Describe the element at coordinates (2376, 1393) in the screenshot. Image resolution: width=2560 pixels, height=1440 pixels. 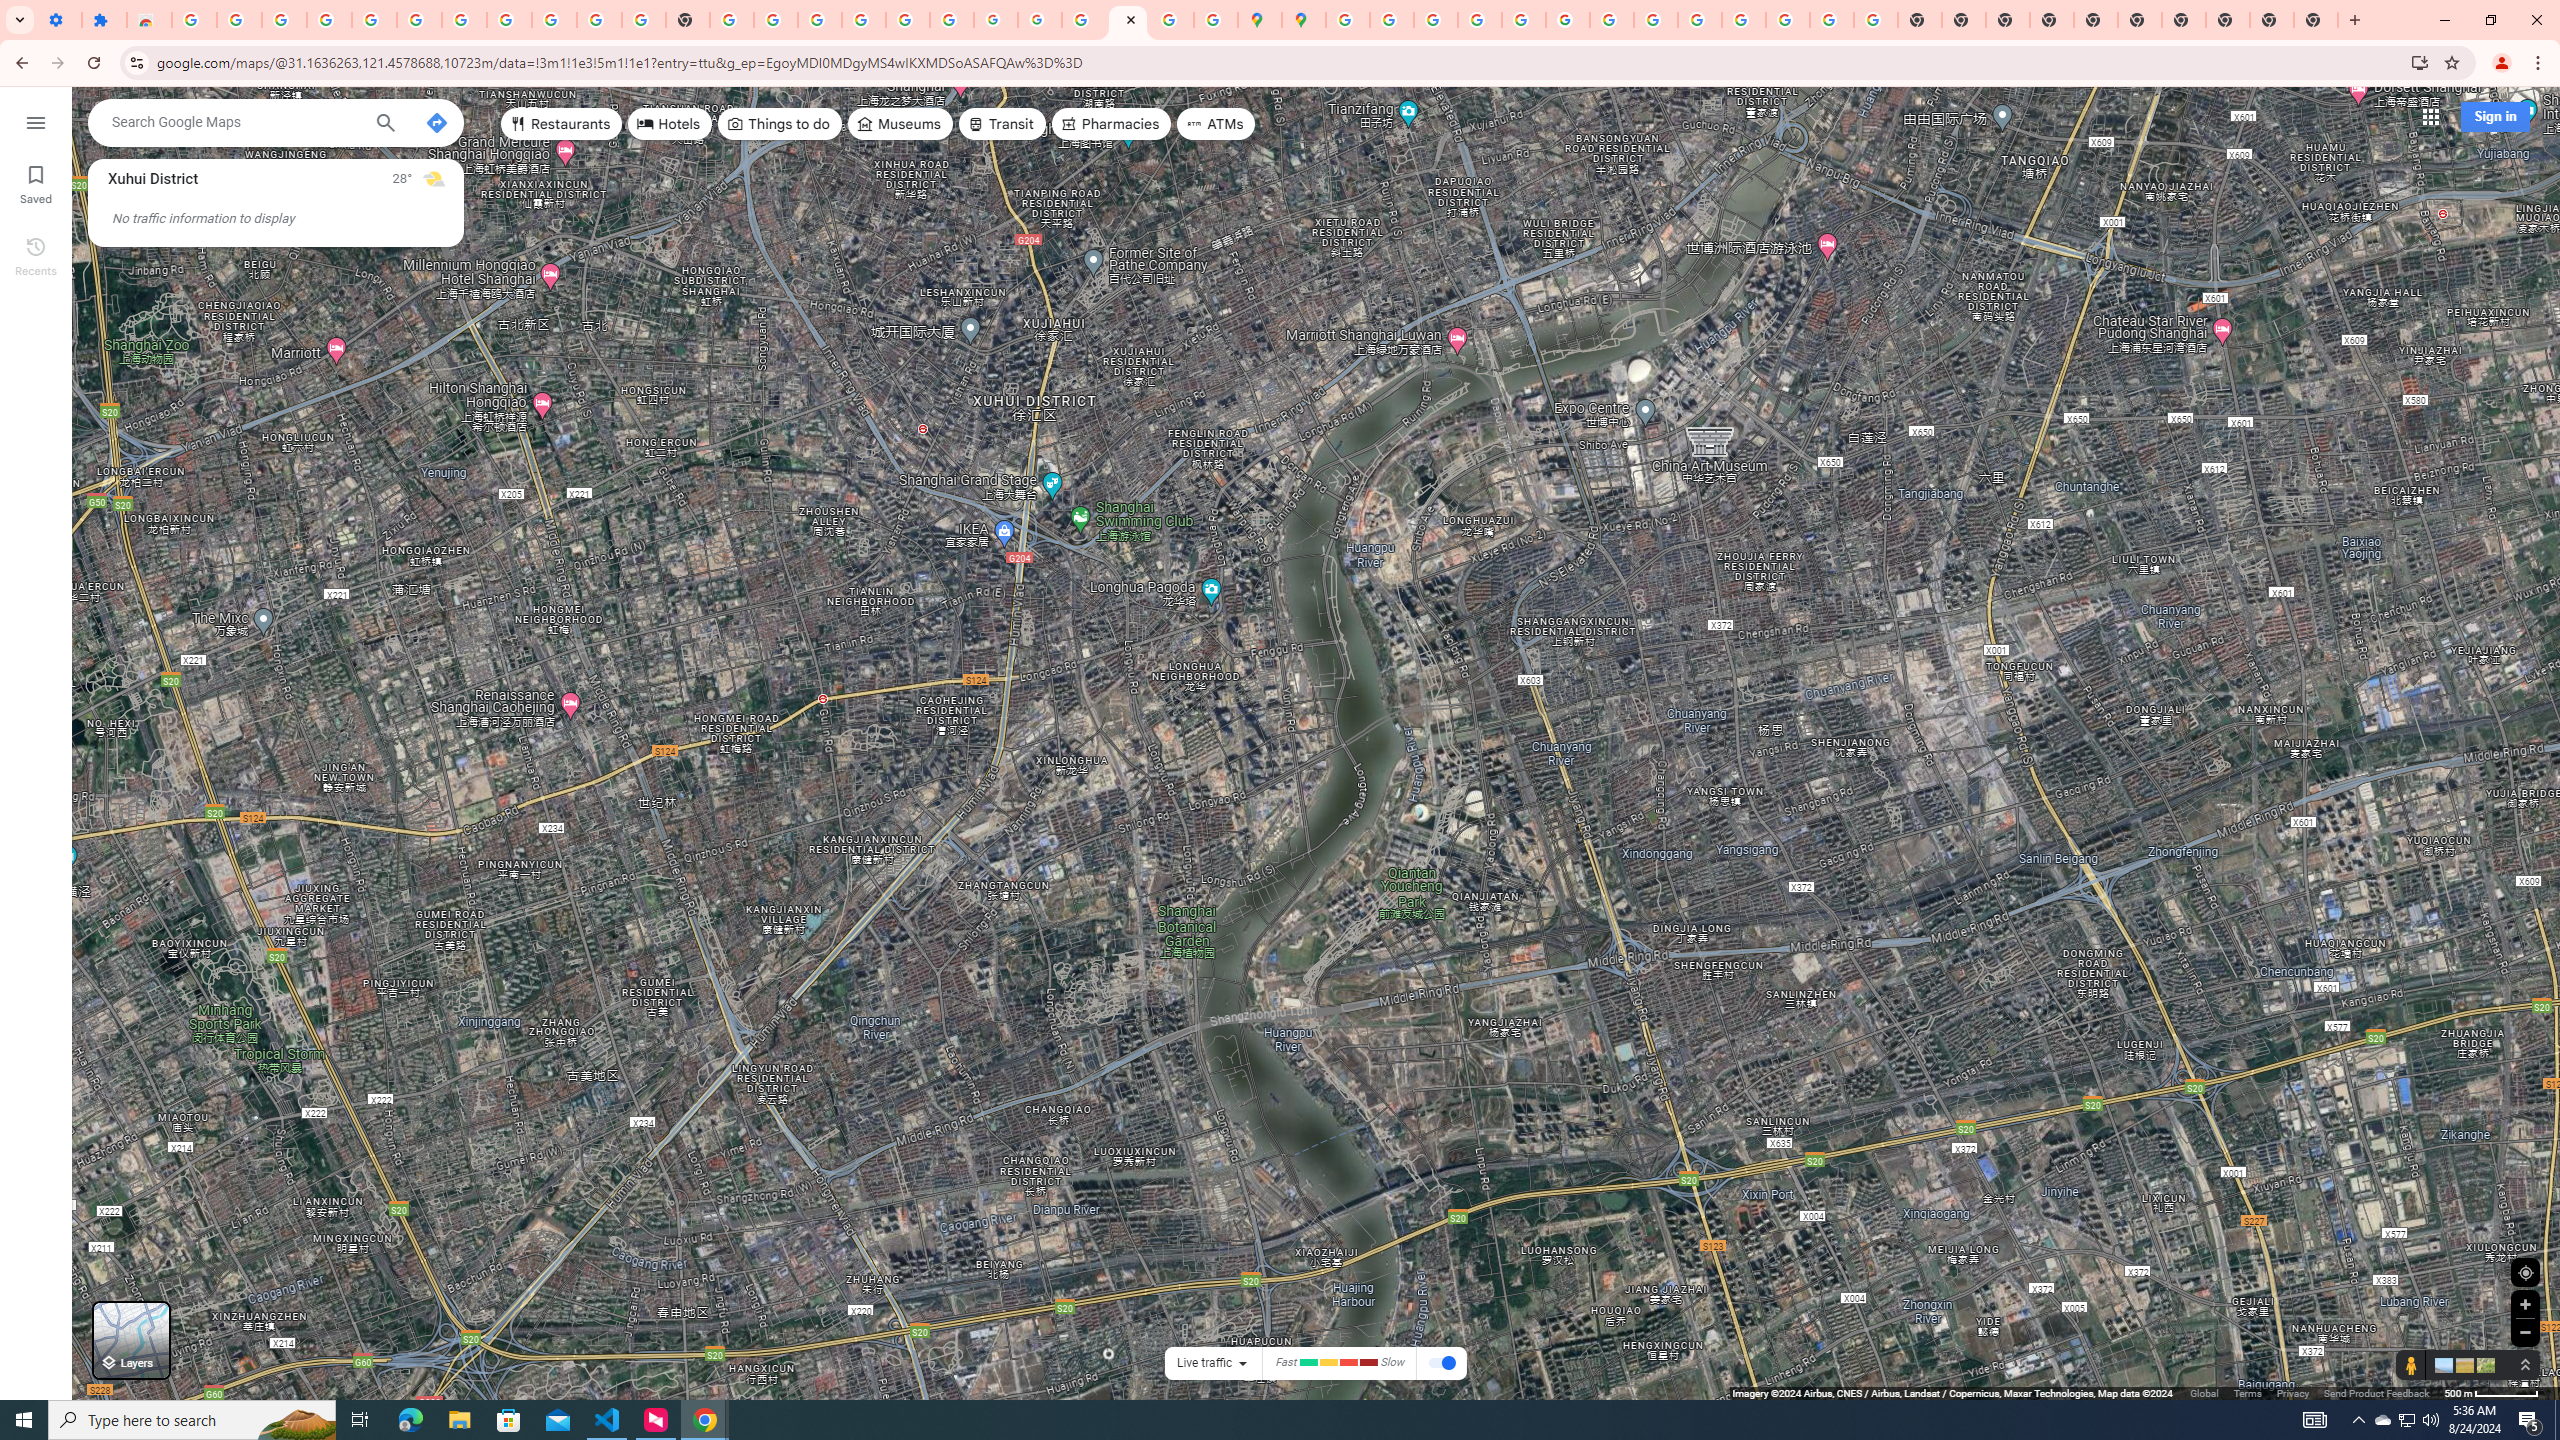
I see `'Send Product Feedback'` at that location.